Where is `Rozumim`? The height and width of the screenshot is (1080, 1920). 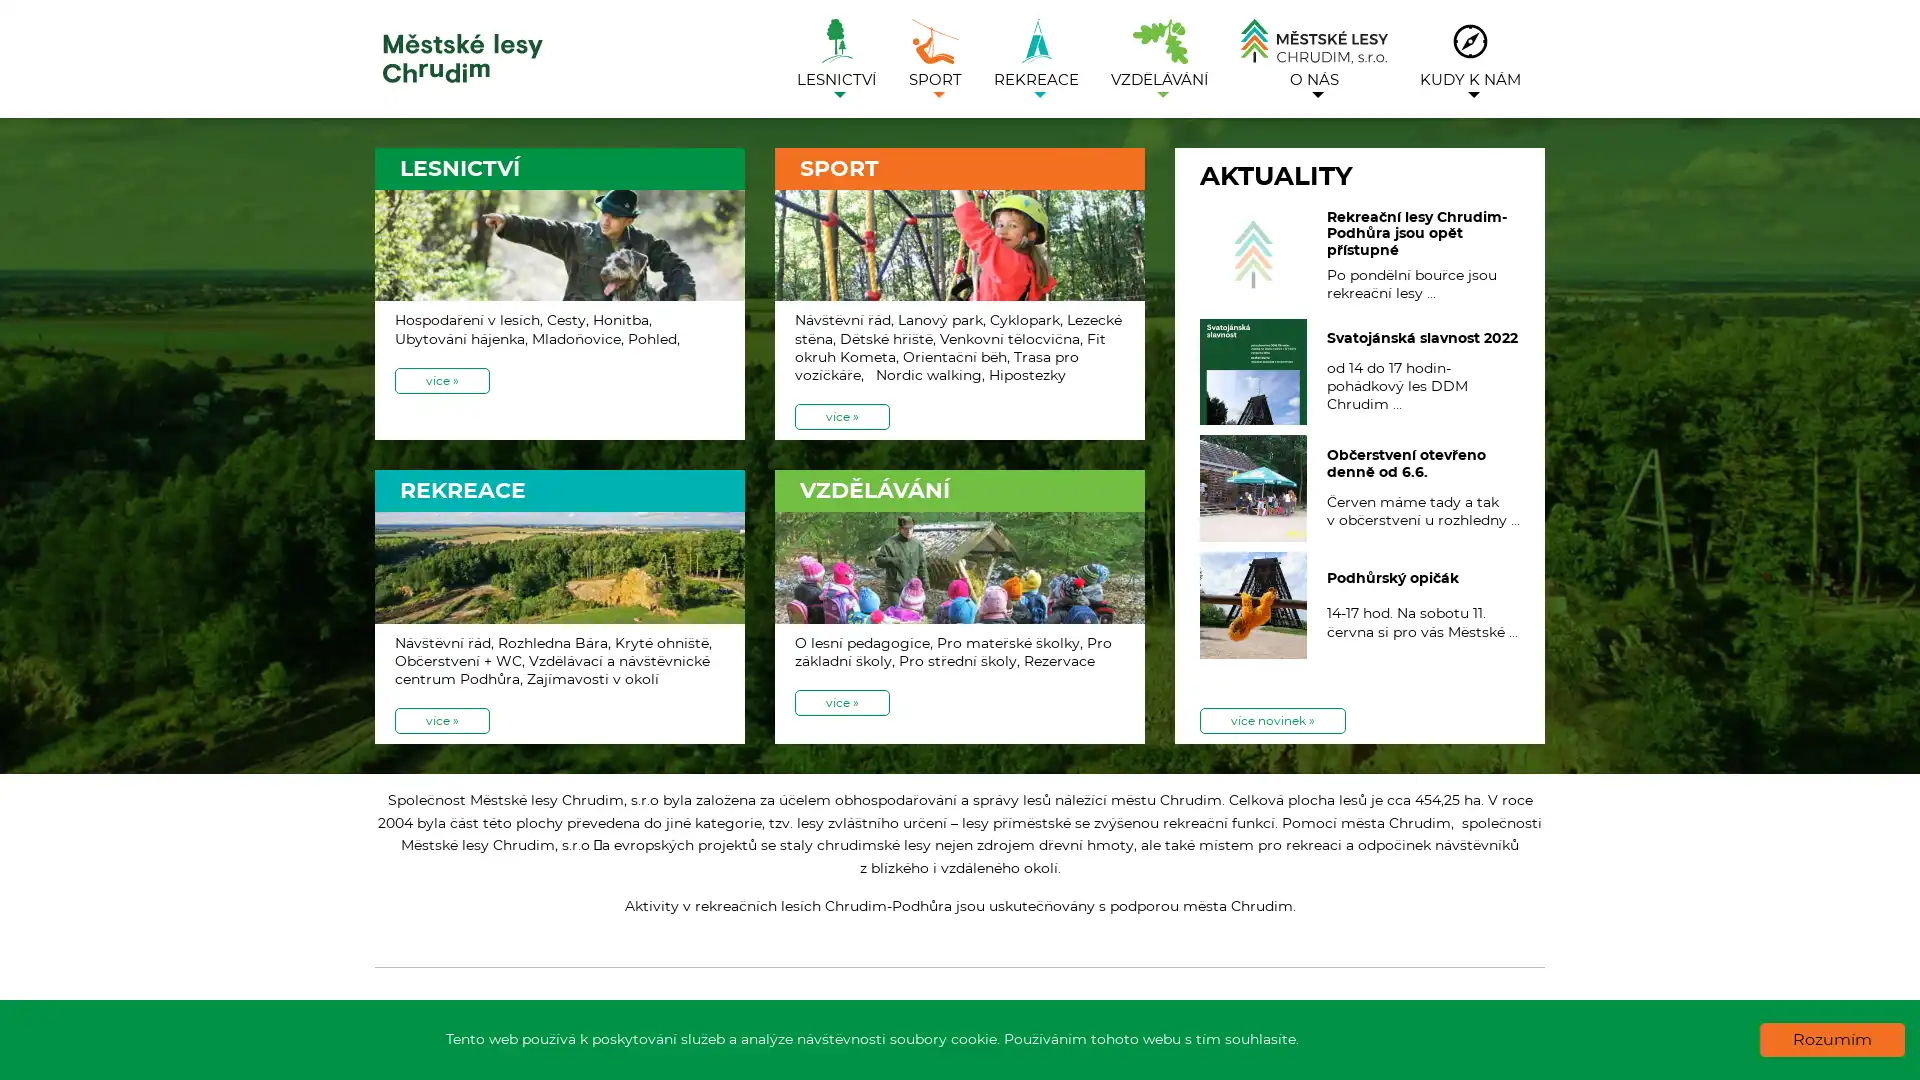 Rozumim is located at coordinates (1832, 1039).